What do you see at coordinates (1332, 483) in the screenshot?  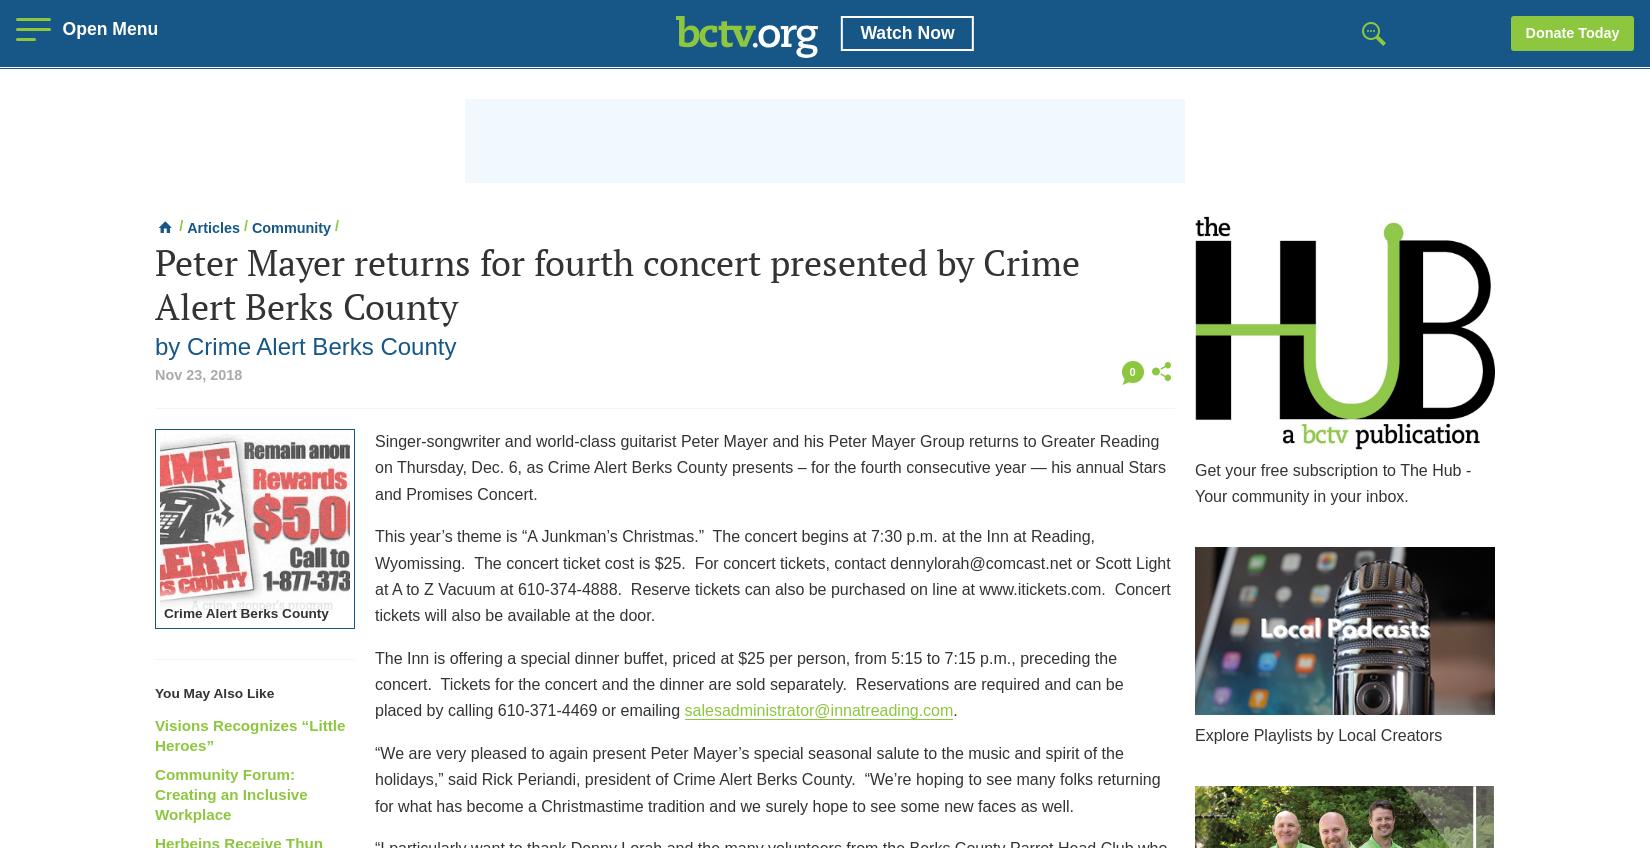 I see `'Get your free subscription to The Hub - Your community in your inbox.'` at bounding box center [1332, 483].